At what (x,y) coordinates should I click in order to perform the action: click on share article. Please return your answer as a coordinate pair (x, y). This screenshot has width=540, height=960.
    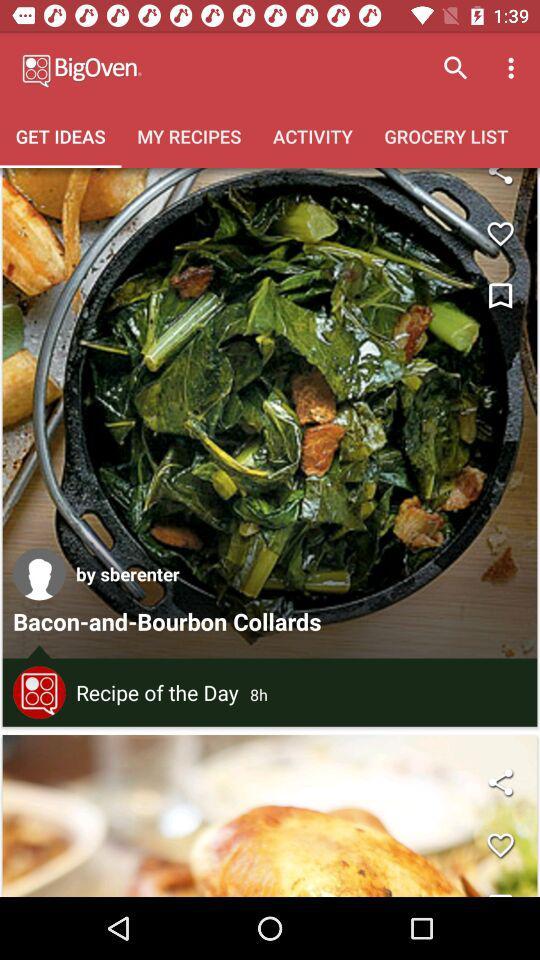
    Looking at the image, I should click on (499, 182).